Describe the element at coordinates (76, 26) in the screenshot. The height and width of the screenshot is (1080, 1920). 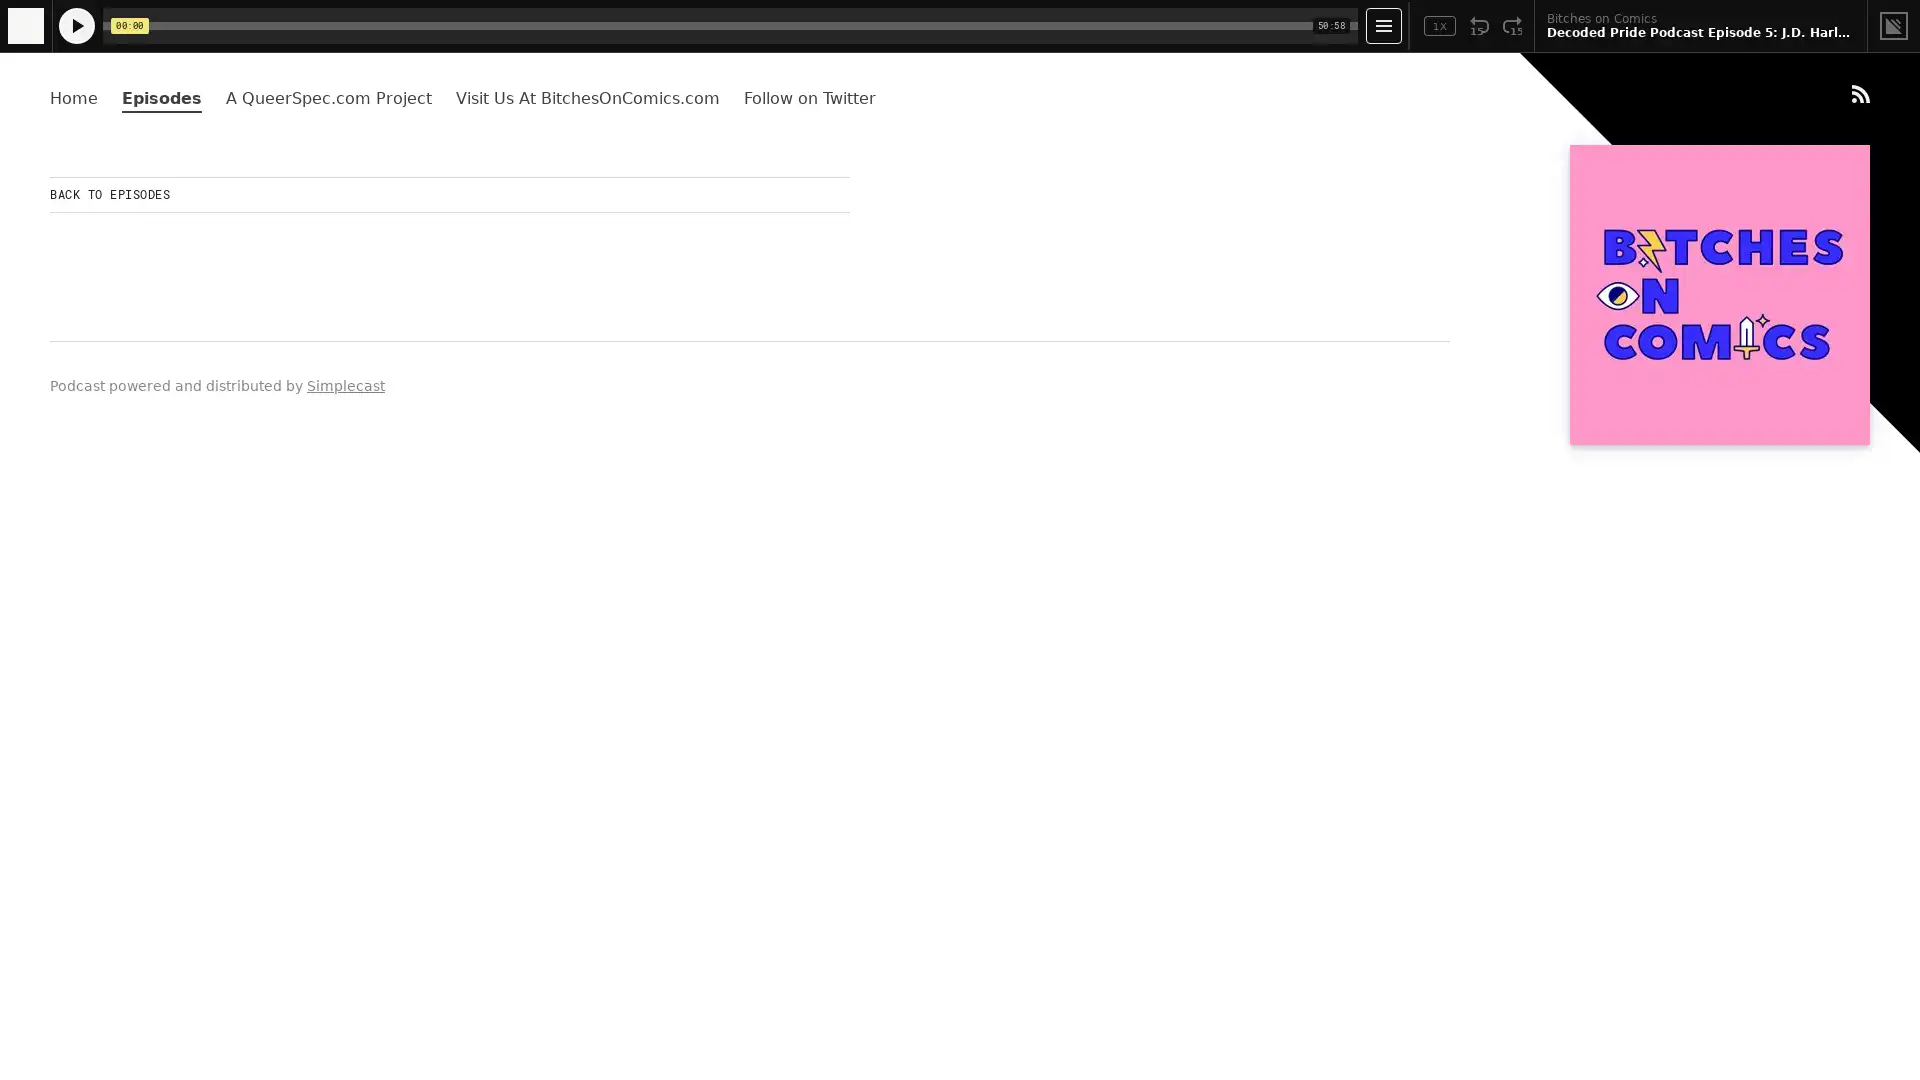
I see `Play` at that location.